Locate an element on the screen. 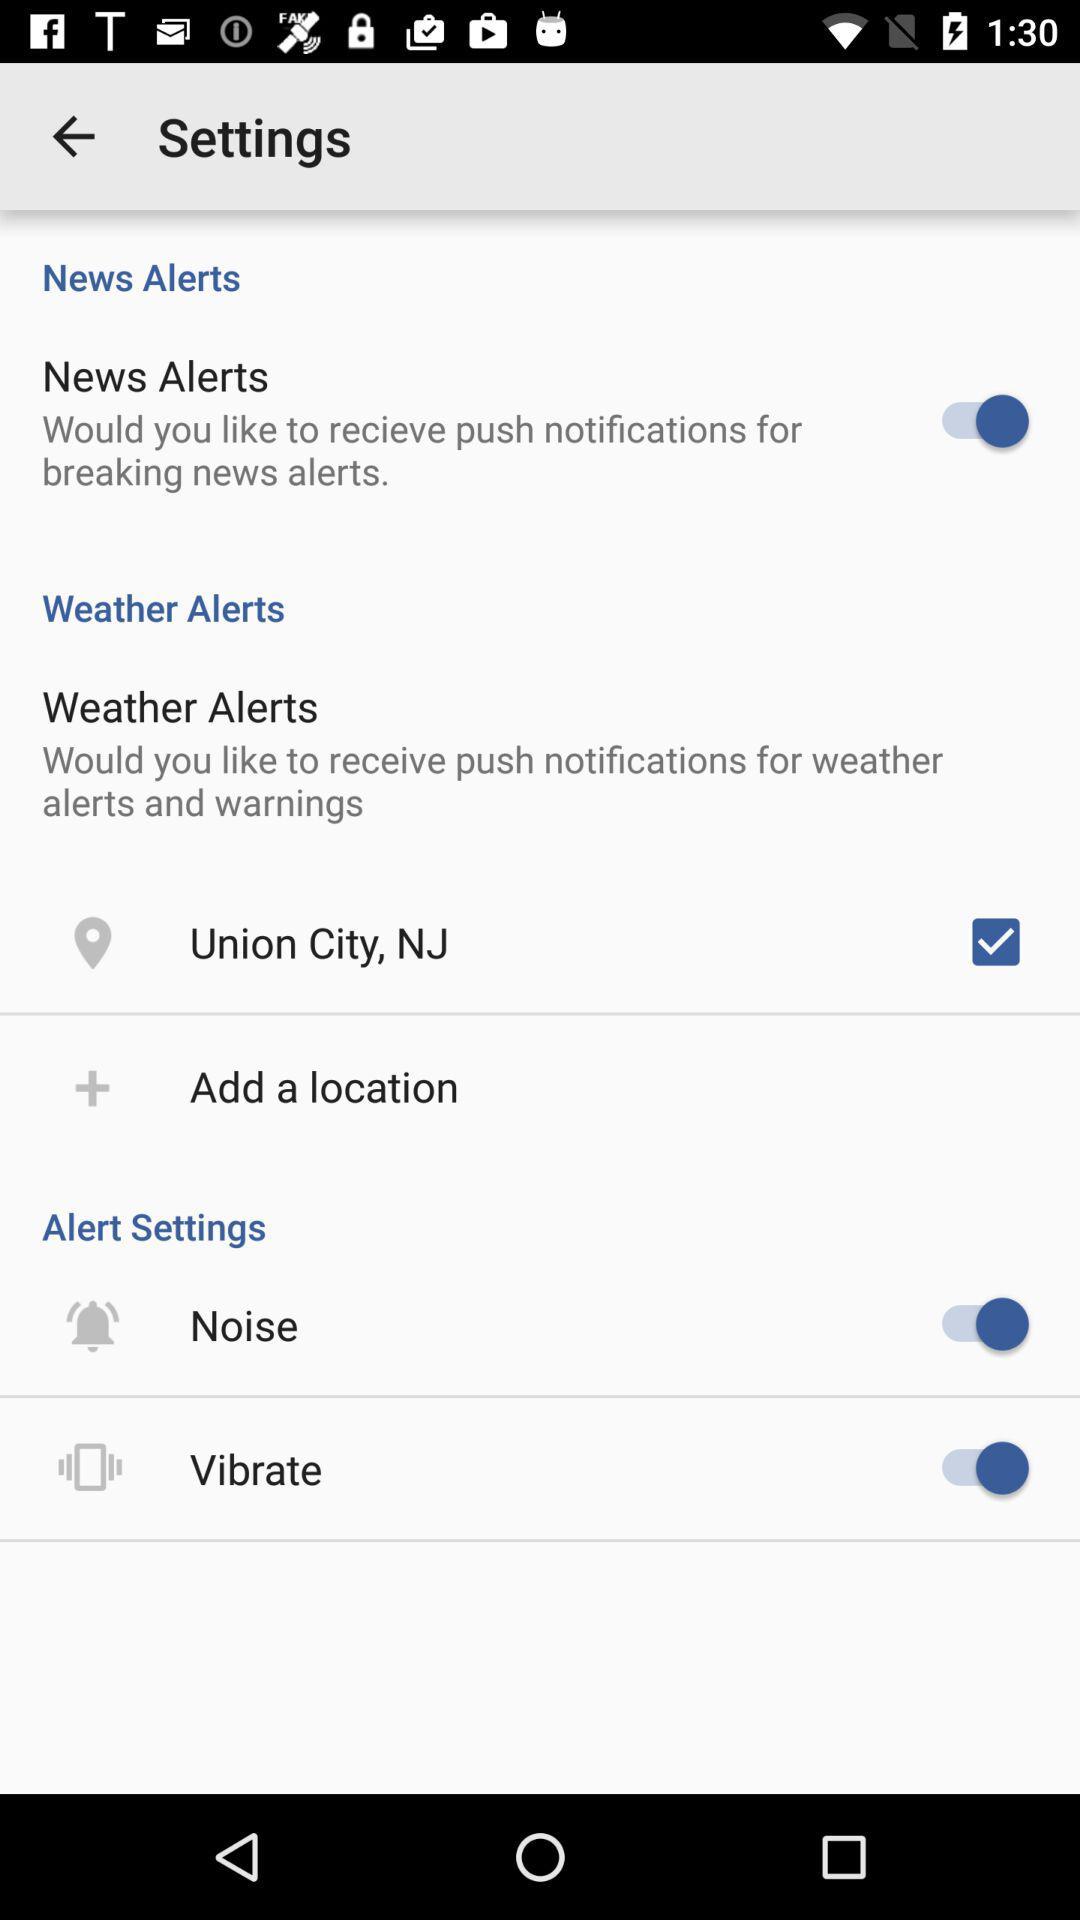 This screenshot has width=1080, height=1920. the icon above vibrate is located at coordinates (243, 1324).